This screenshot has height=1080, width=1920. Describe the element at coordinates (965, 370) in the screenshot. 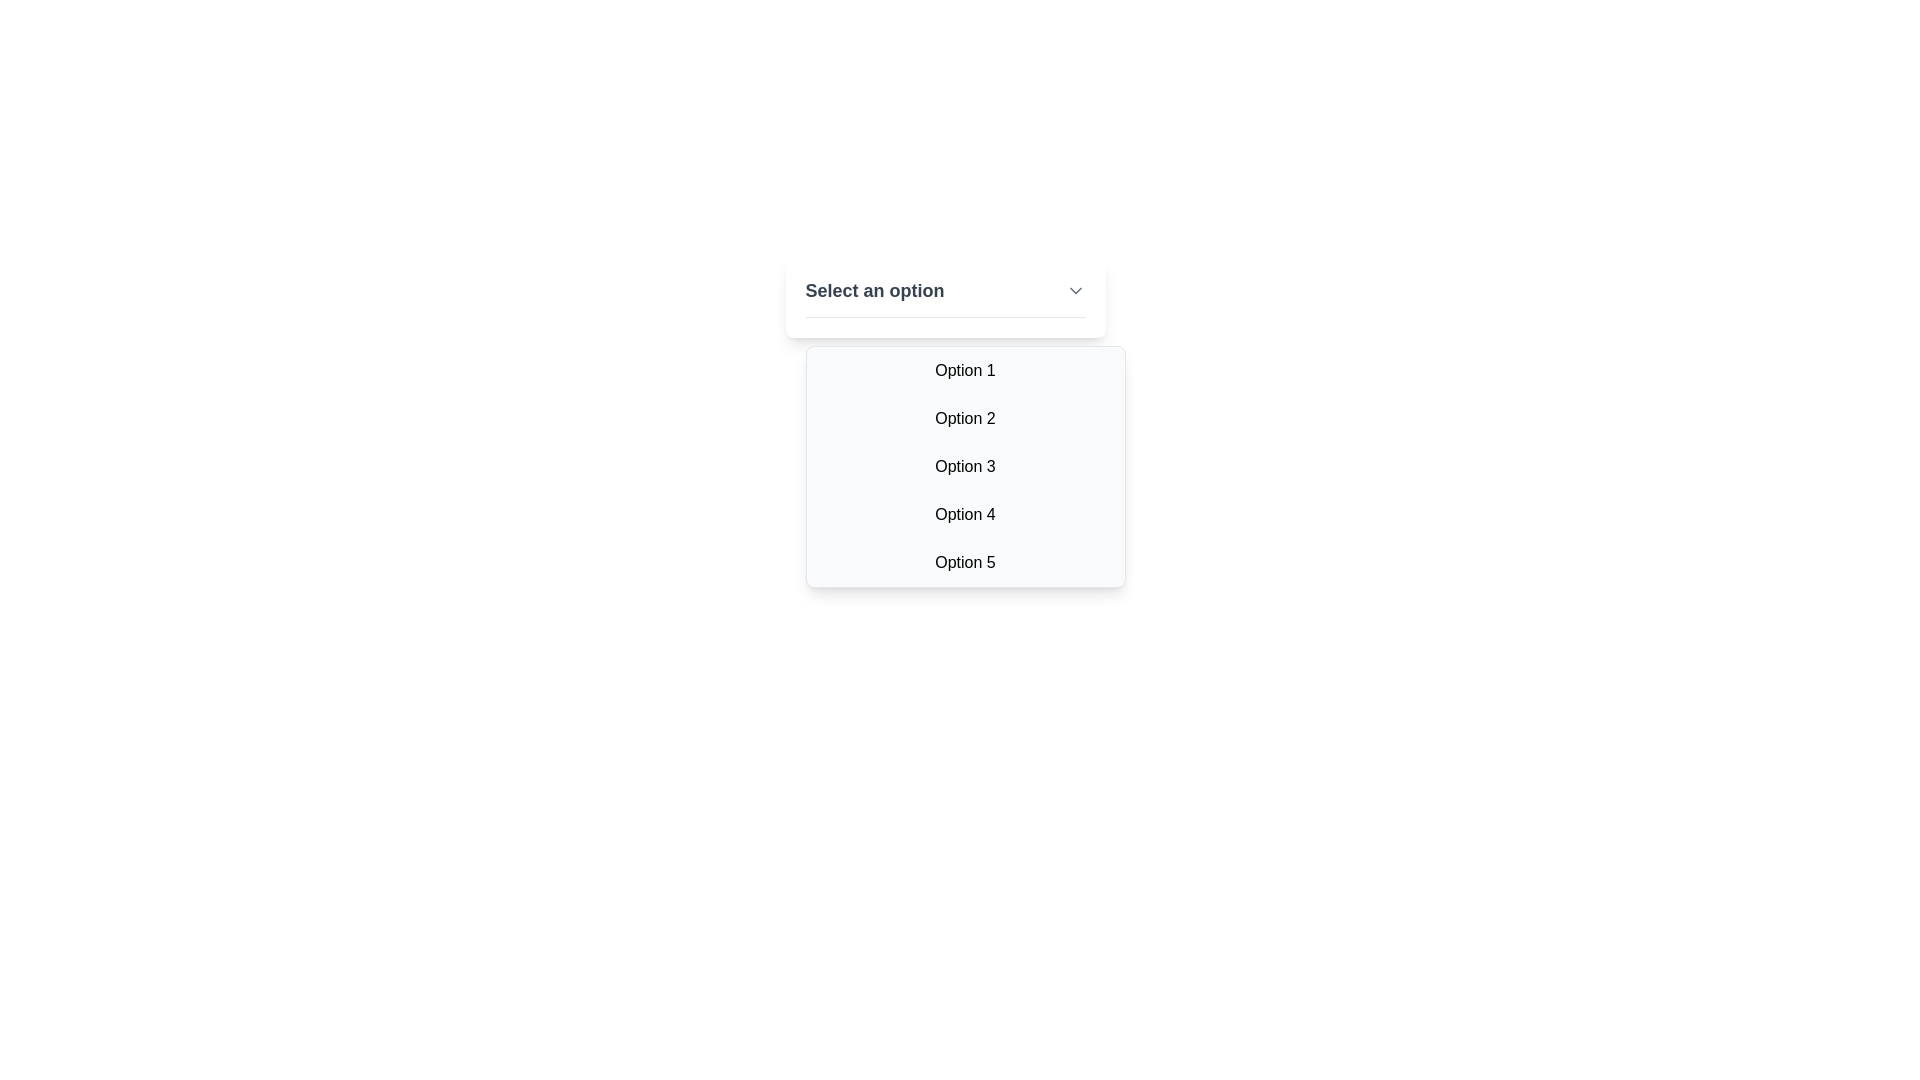

I see `the first item in the dropdown menu labeled 'Option 1', which is located beneath the dropdown trigger 'Select an option'` at that location.